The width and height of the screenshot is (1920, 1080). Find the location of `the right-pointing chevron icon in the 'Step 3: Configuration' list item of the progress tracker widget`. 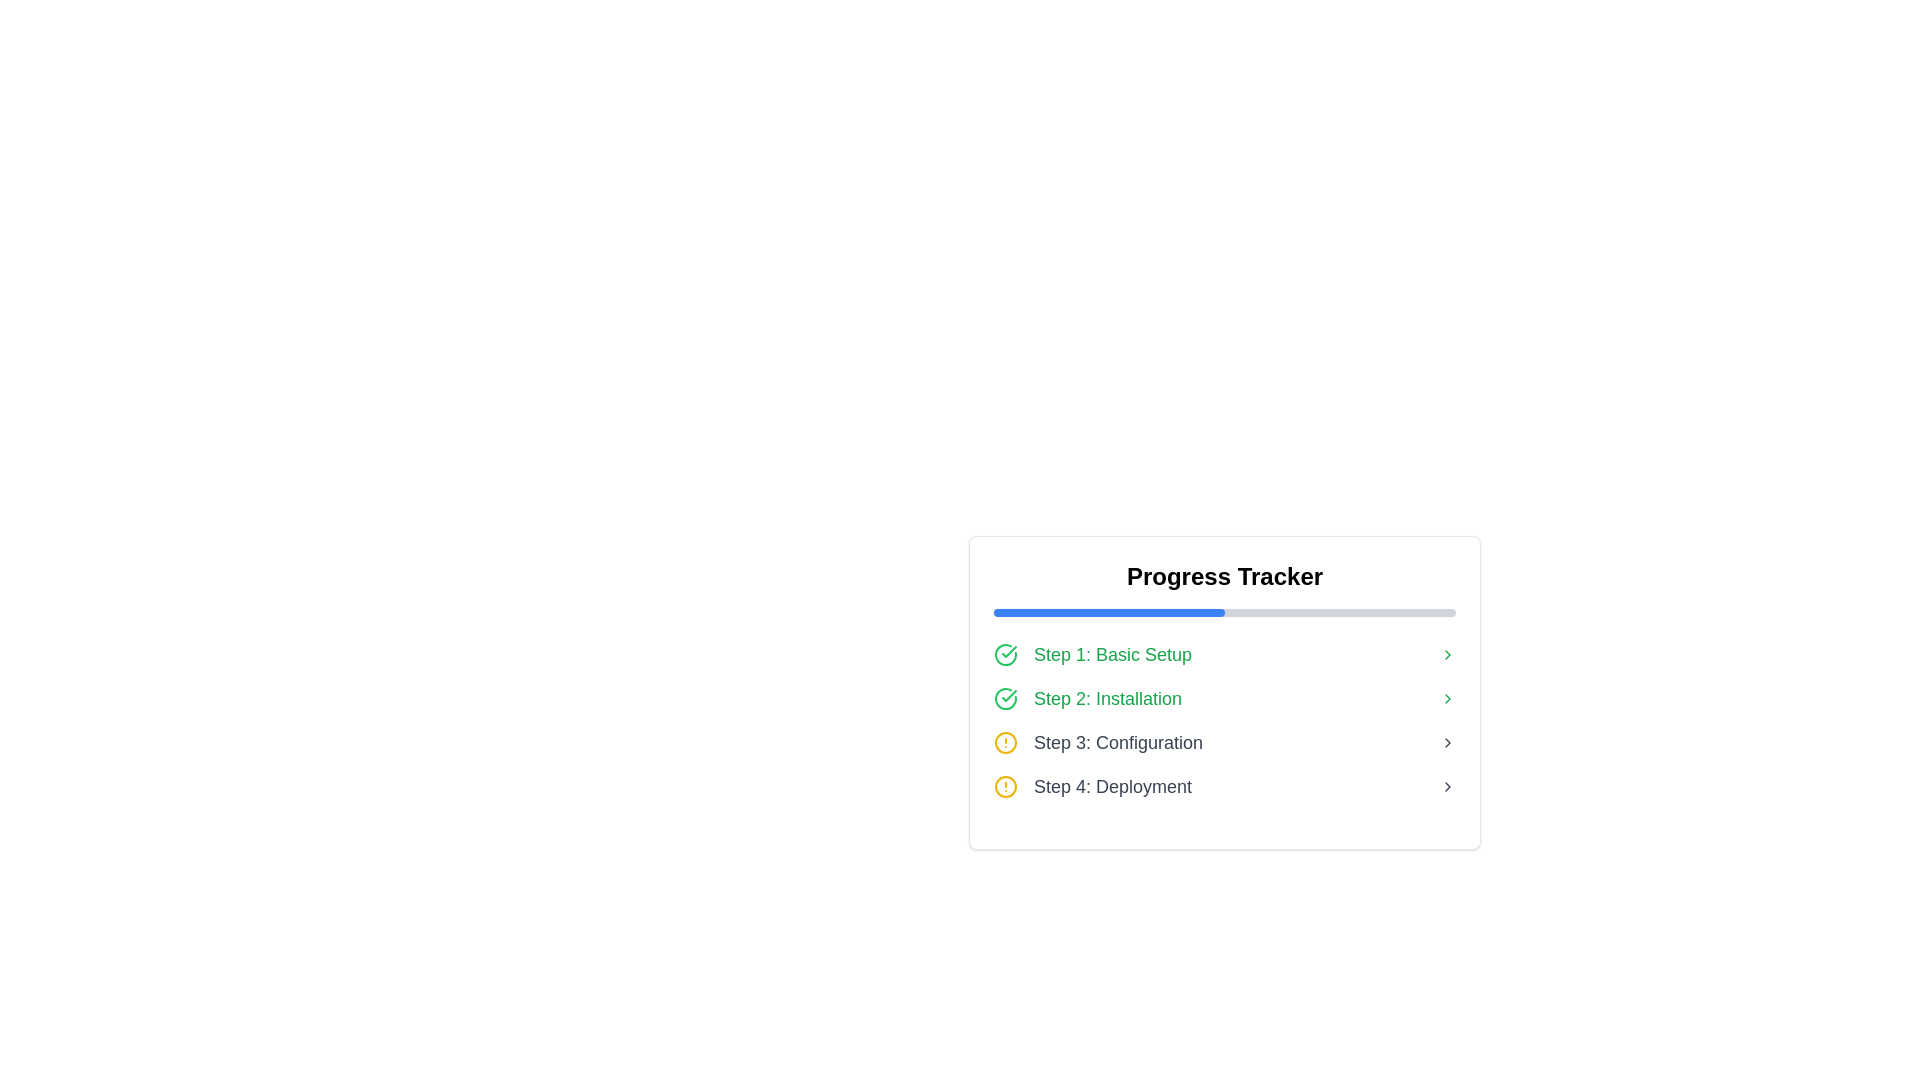

the right-pointing chevron icon in the 'Step 3: Configuration' list item of the progress tracker widget is located at coordinates (1448, 743).